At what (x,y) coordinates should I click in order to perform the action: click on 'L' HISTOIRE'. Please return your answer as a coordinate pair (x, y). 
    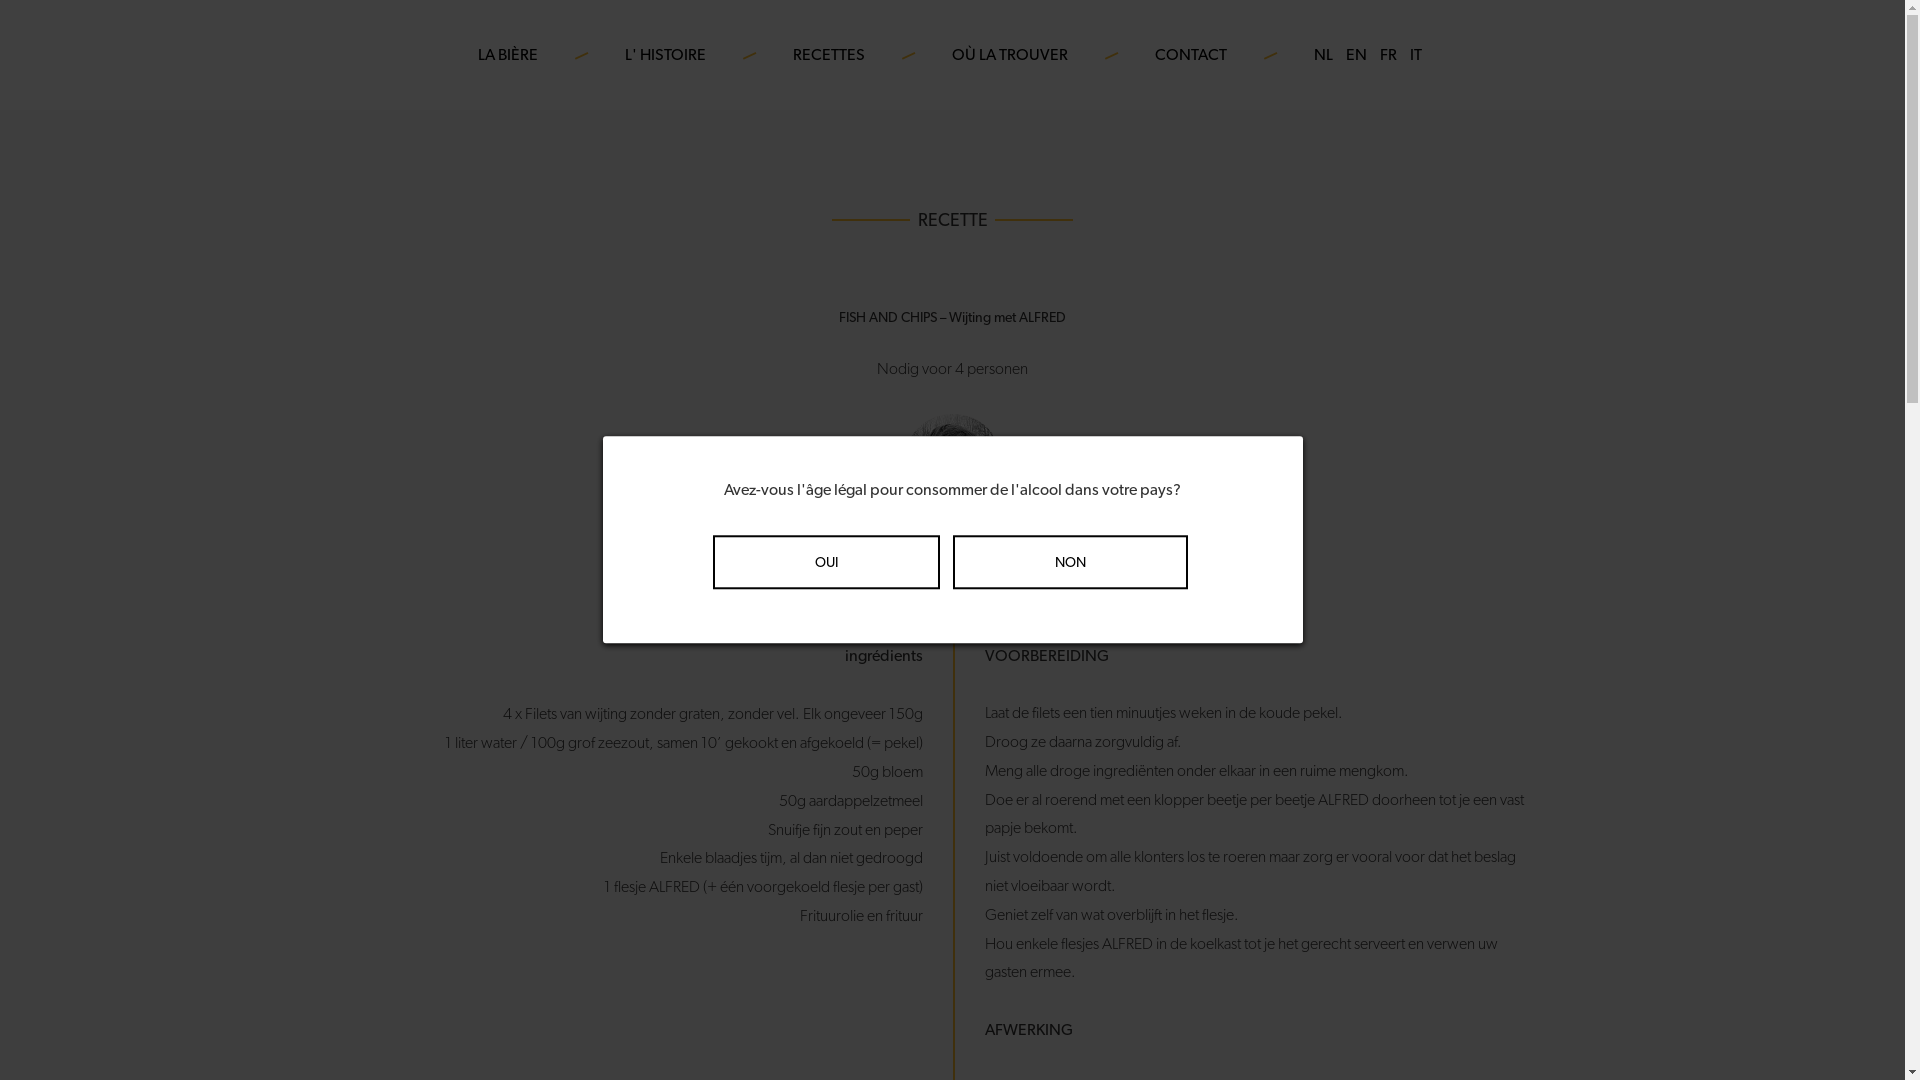
    Looking at the image, I should click on (665, 53).